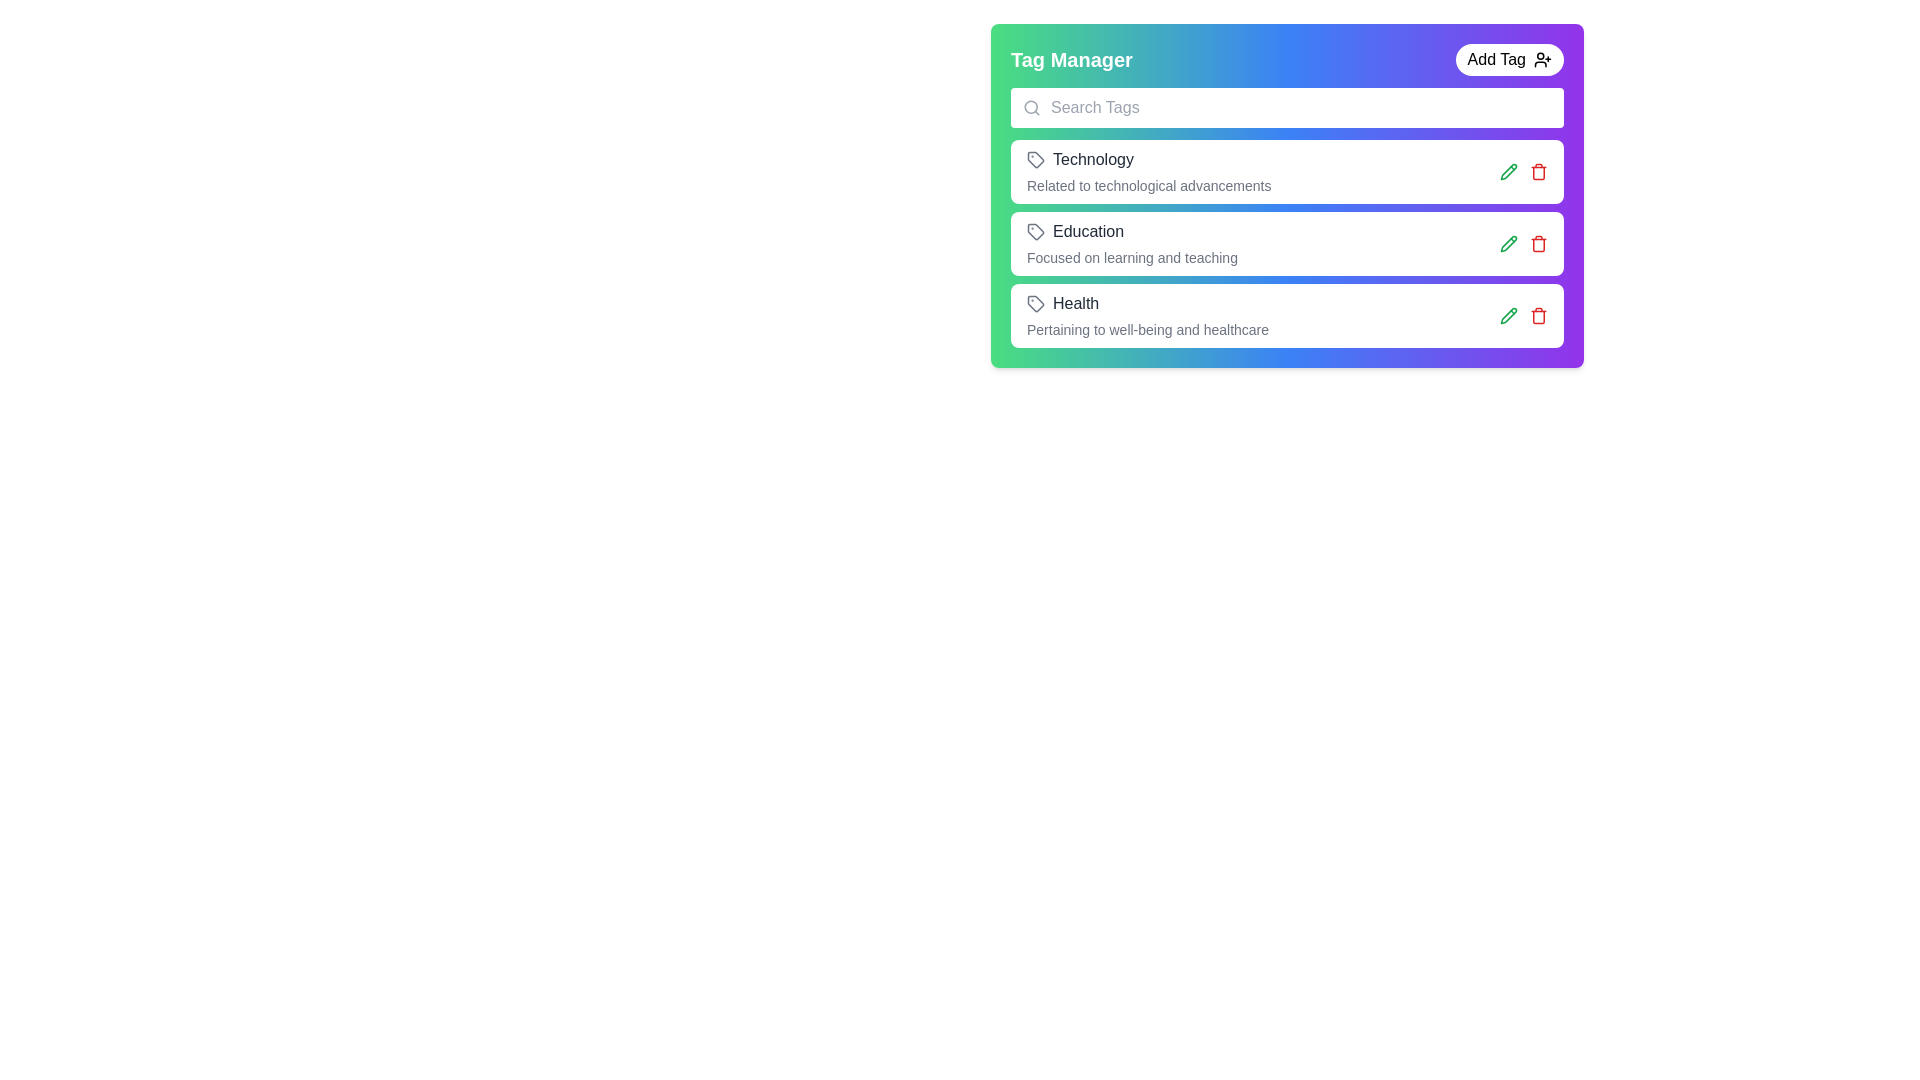 The image size is (1920, 1080). Describe the element at coordinates (1508, 242) in the screenshot. I see `the green pencil-shaped icon button located on the right side of the 'Education' tag row` at that location.